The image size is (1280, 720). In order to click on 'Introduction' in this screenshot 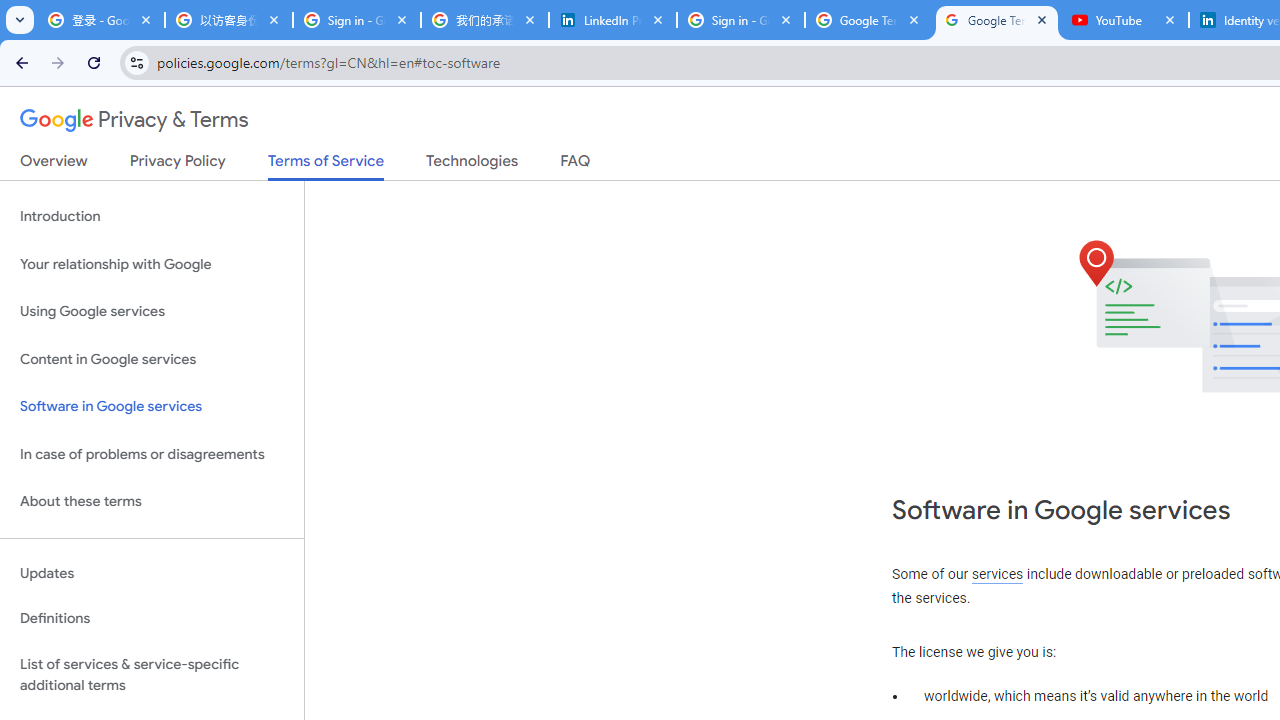, I will do `click(151, 217)`.